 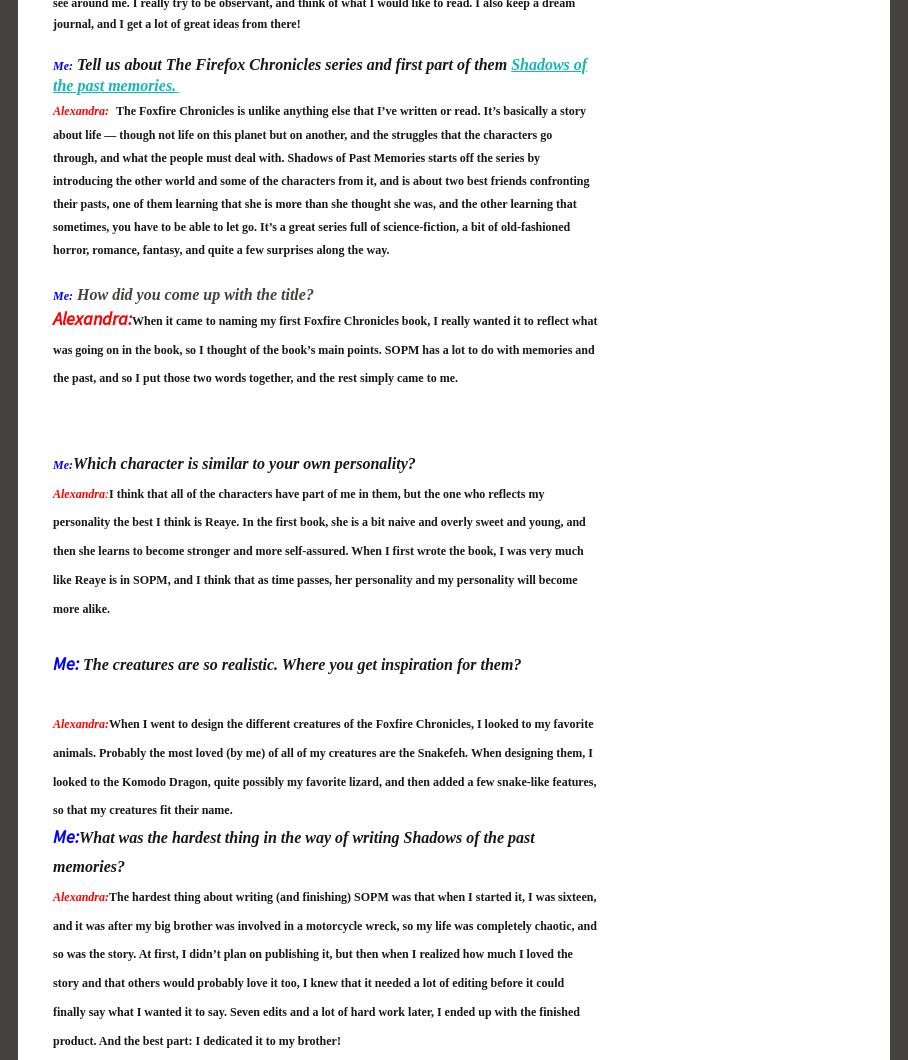 What do you see at coordinates (293, 851) in the screenshot?
I see `'What was the hardest thing in the way of writing Shadows of the past memories?'` at bounding box center [293, 851].